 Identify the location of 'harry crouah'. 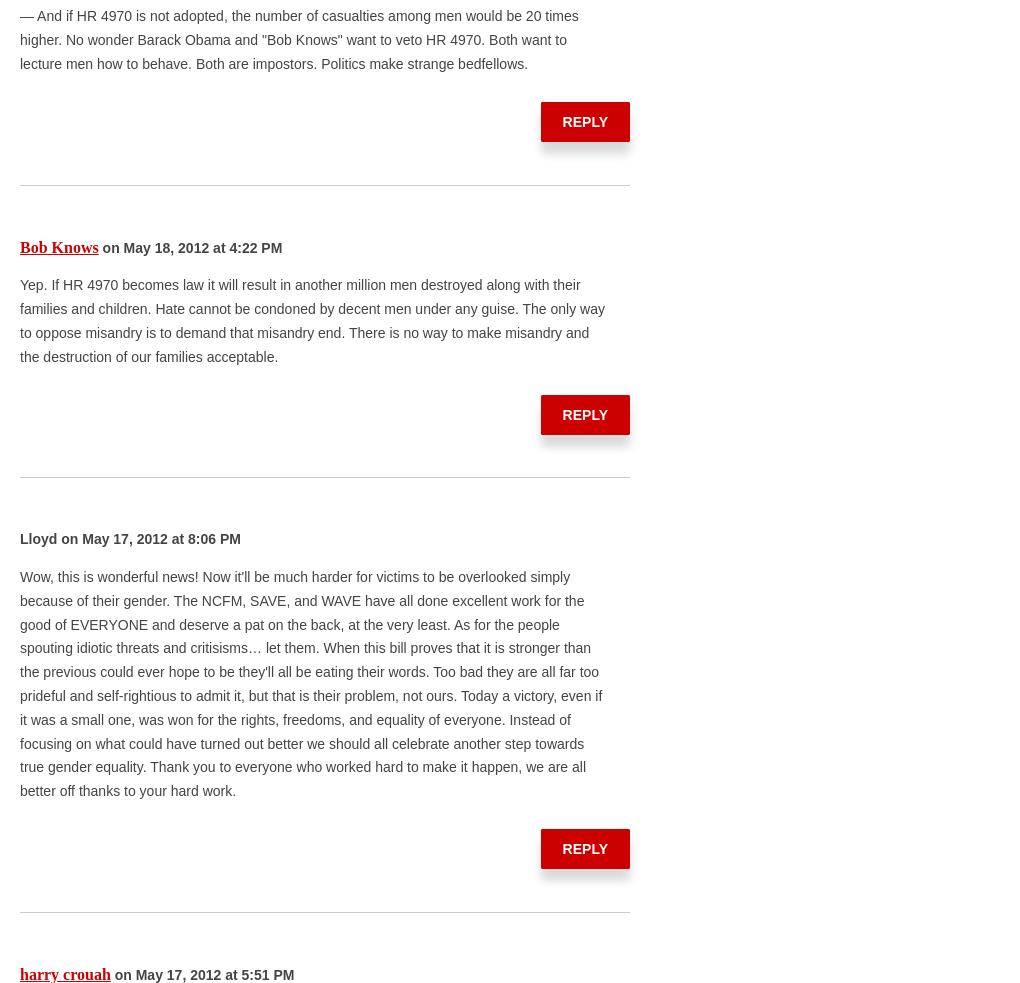
(64, 973).